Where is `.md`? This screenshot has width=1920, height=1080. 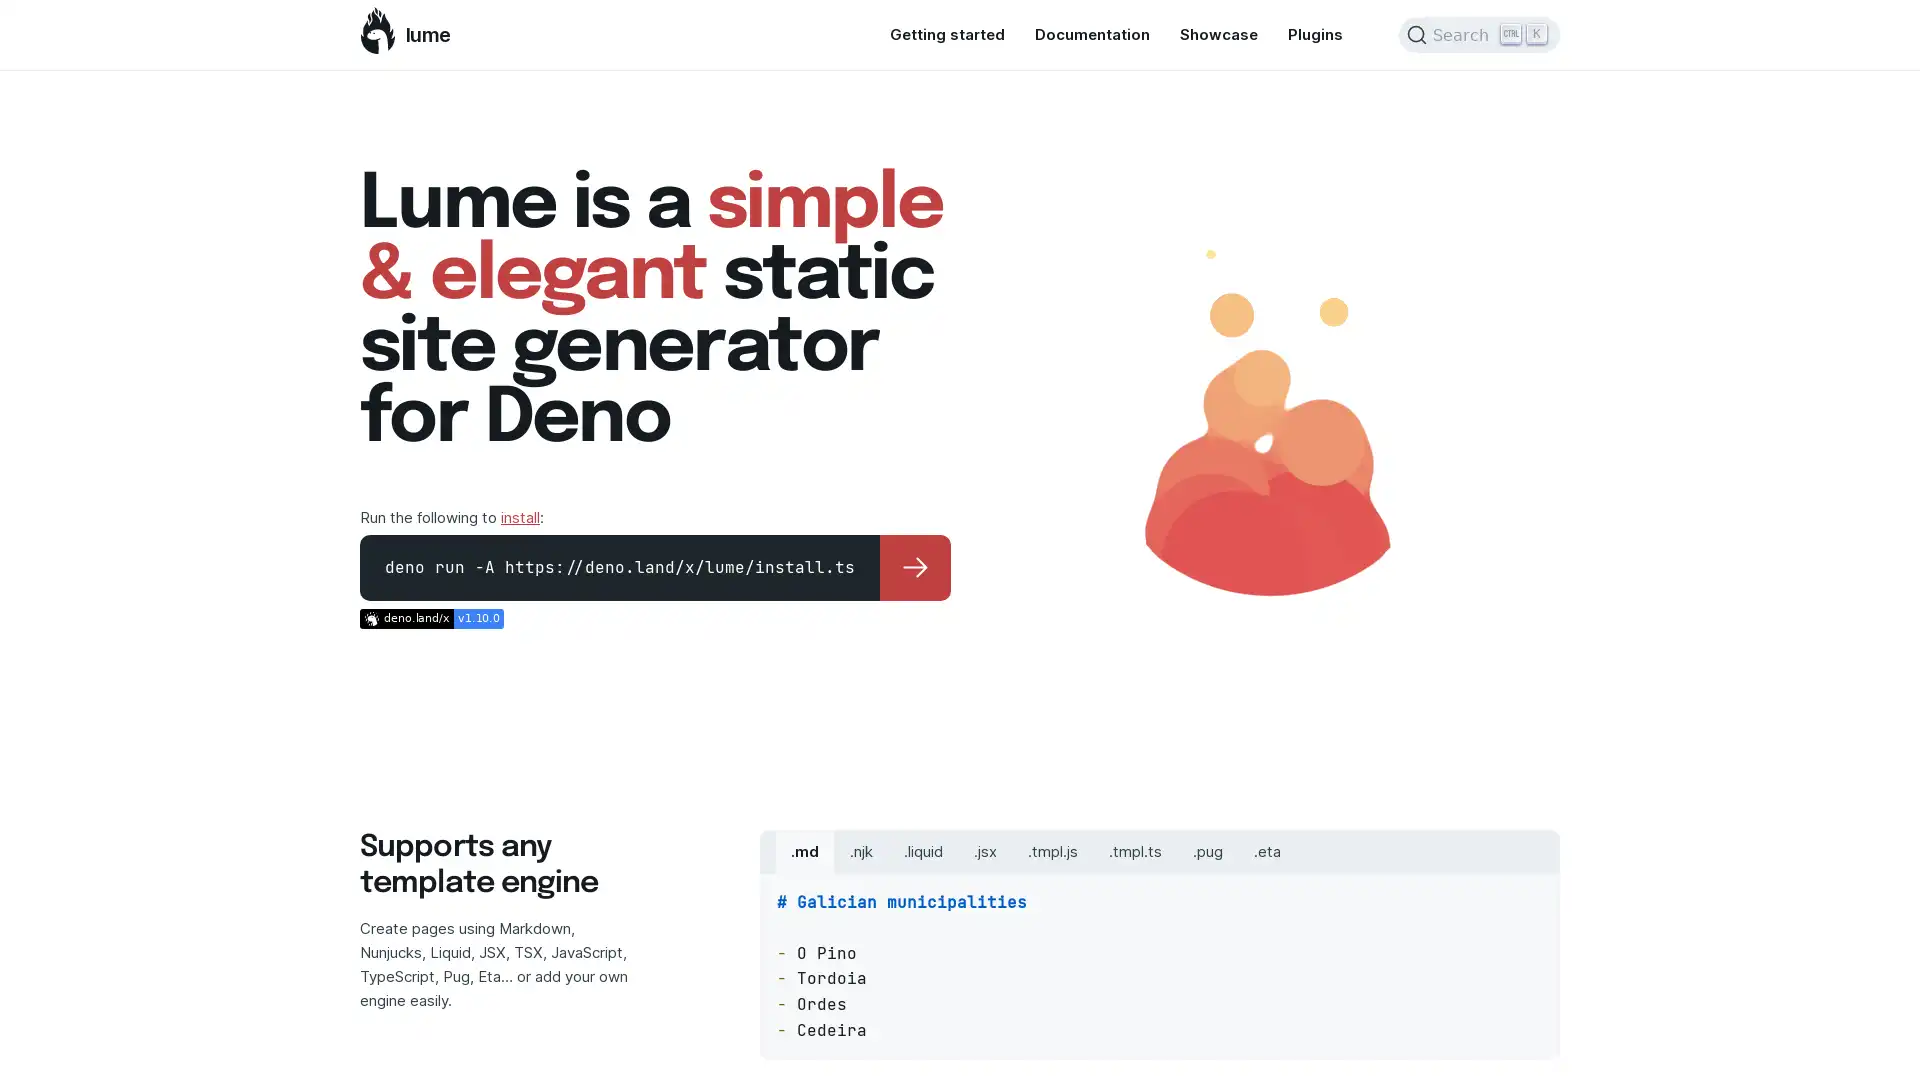 .md is located at coordinates (805, 851).